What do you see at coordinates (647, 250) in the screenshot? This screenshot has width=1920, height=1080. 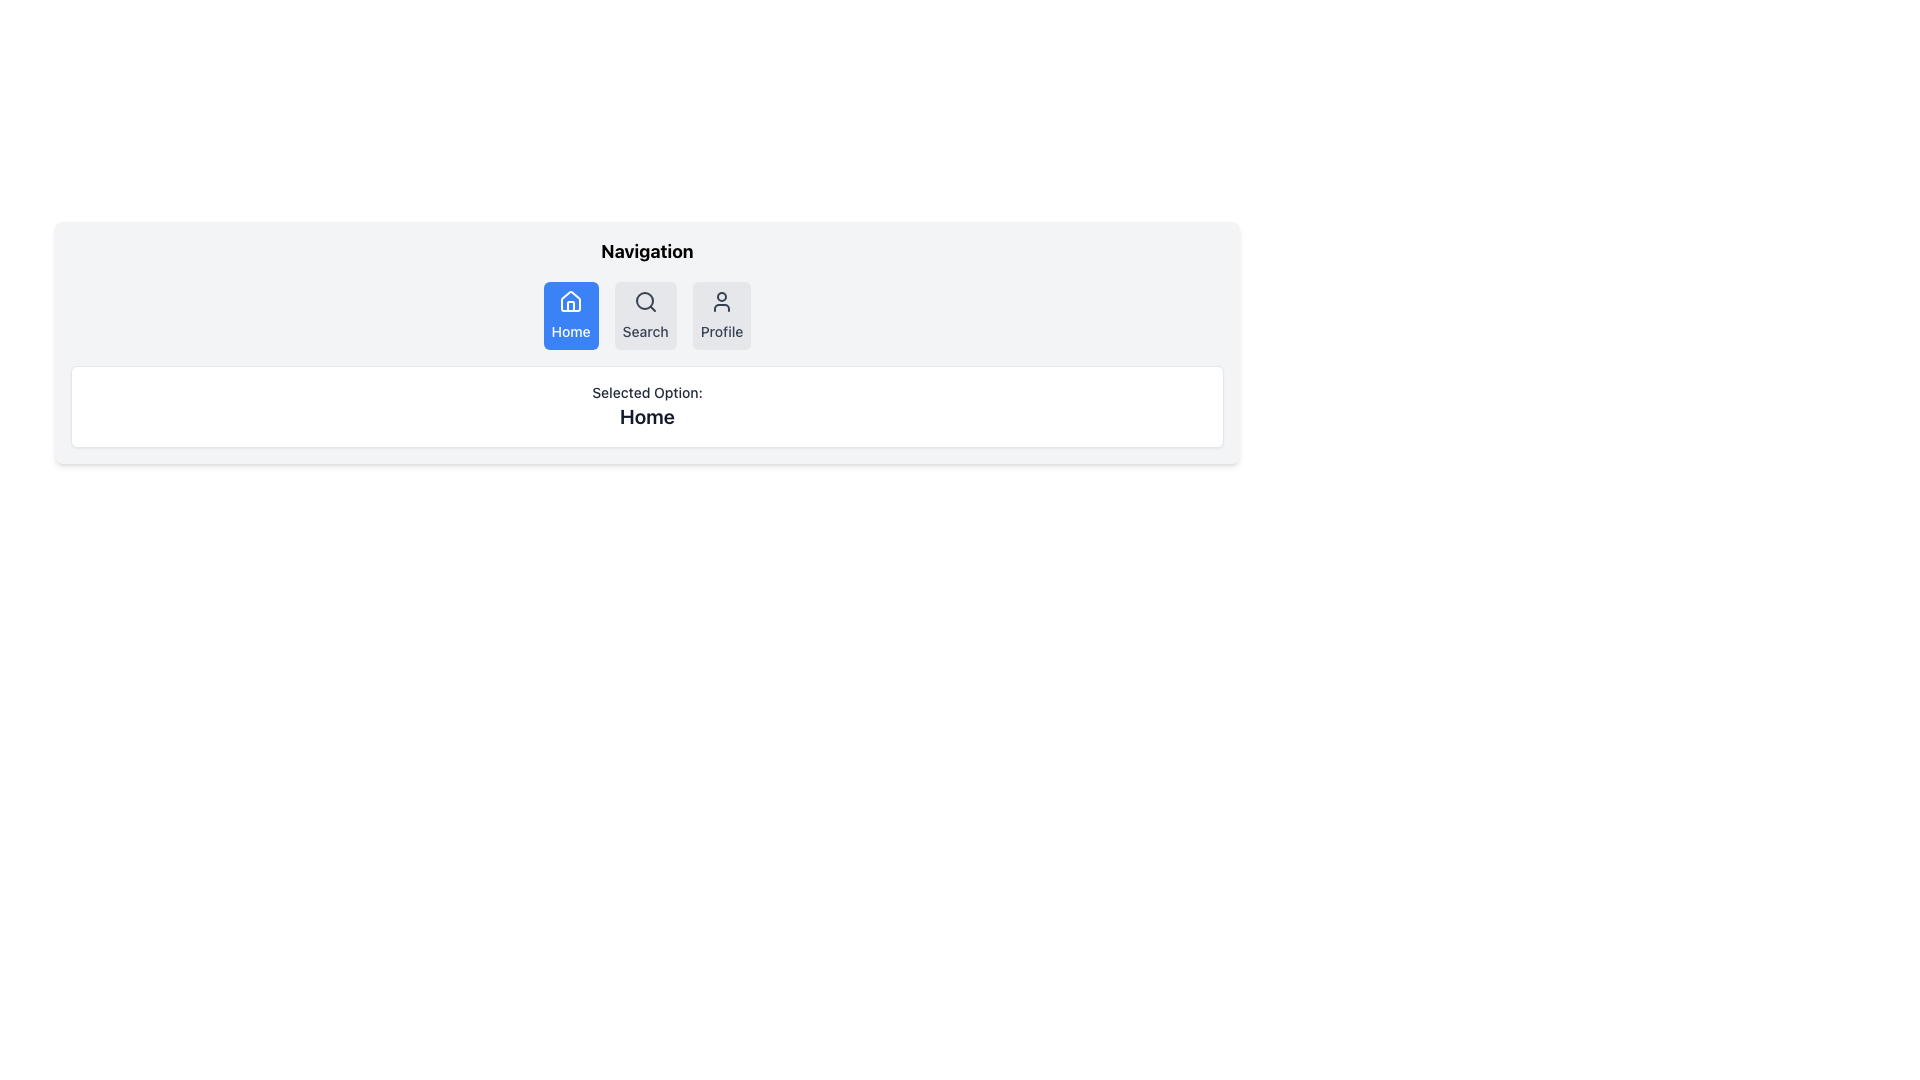 I see `the title text element that serves as the header for the navigation section, located above the navigation buttons and centered horizontally` at bounding box center [647, 250].